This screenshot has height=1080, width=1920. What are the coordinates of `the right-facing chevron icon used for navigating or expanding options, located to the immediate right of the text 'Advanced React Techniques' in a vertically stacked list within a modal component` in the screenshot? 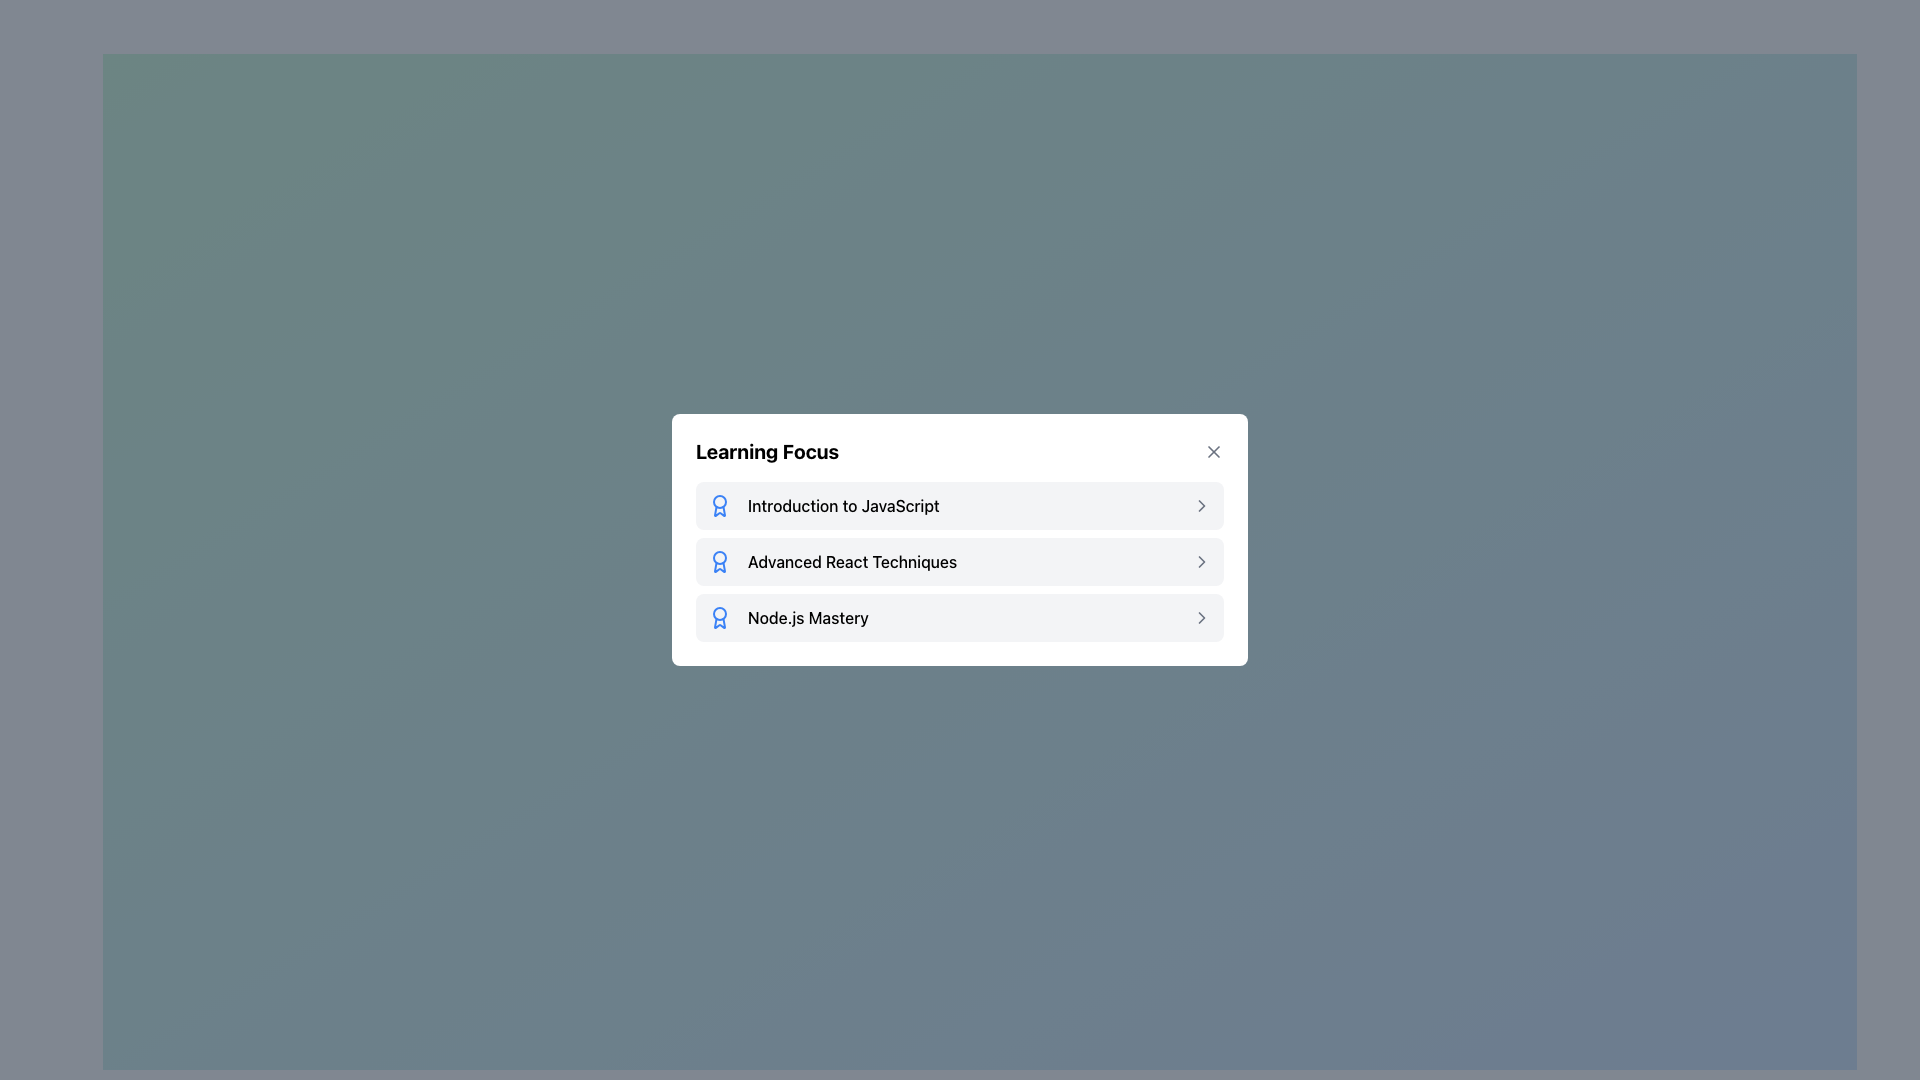 It's located at (1200, 562).